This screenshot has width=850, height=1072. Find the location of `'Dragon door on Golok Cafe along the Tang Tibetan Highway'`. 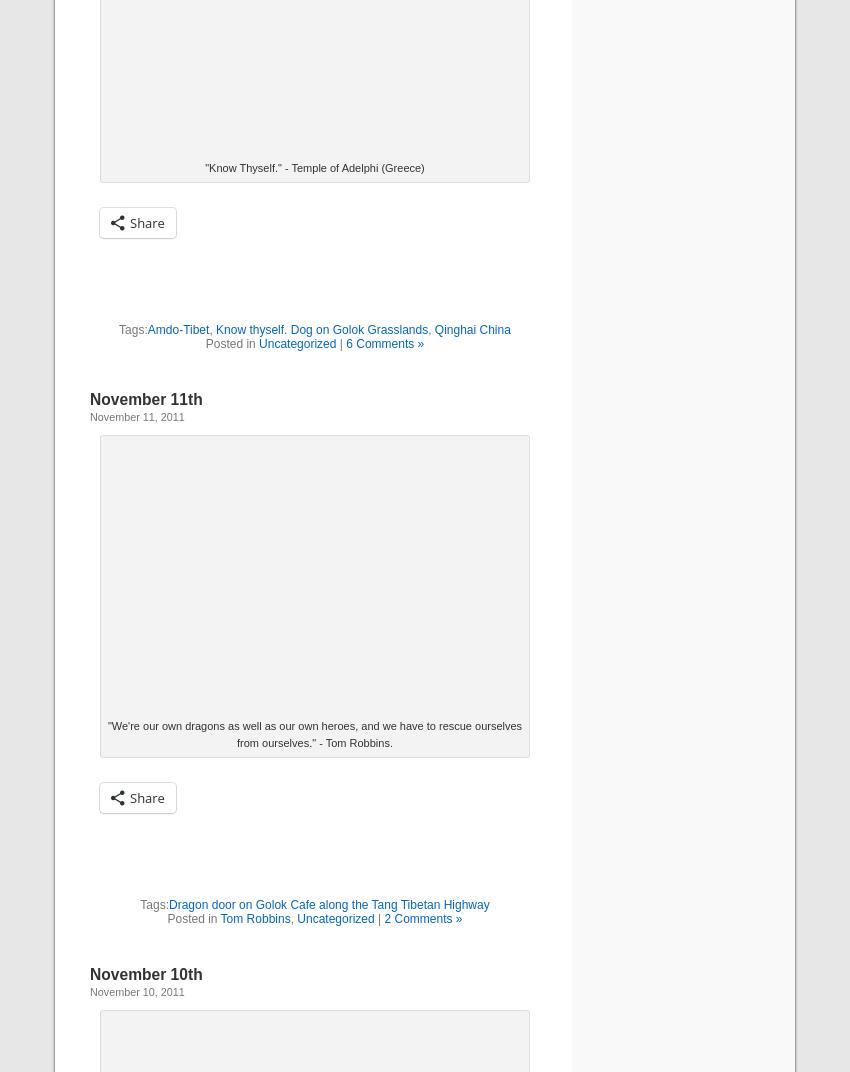

'Dragon door on Golok Cafe along the Tang Tibetan Highway' is located at coordinates (329, 904).